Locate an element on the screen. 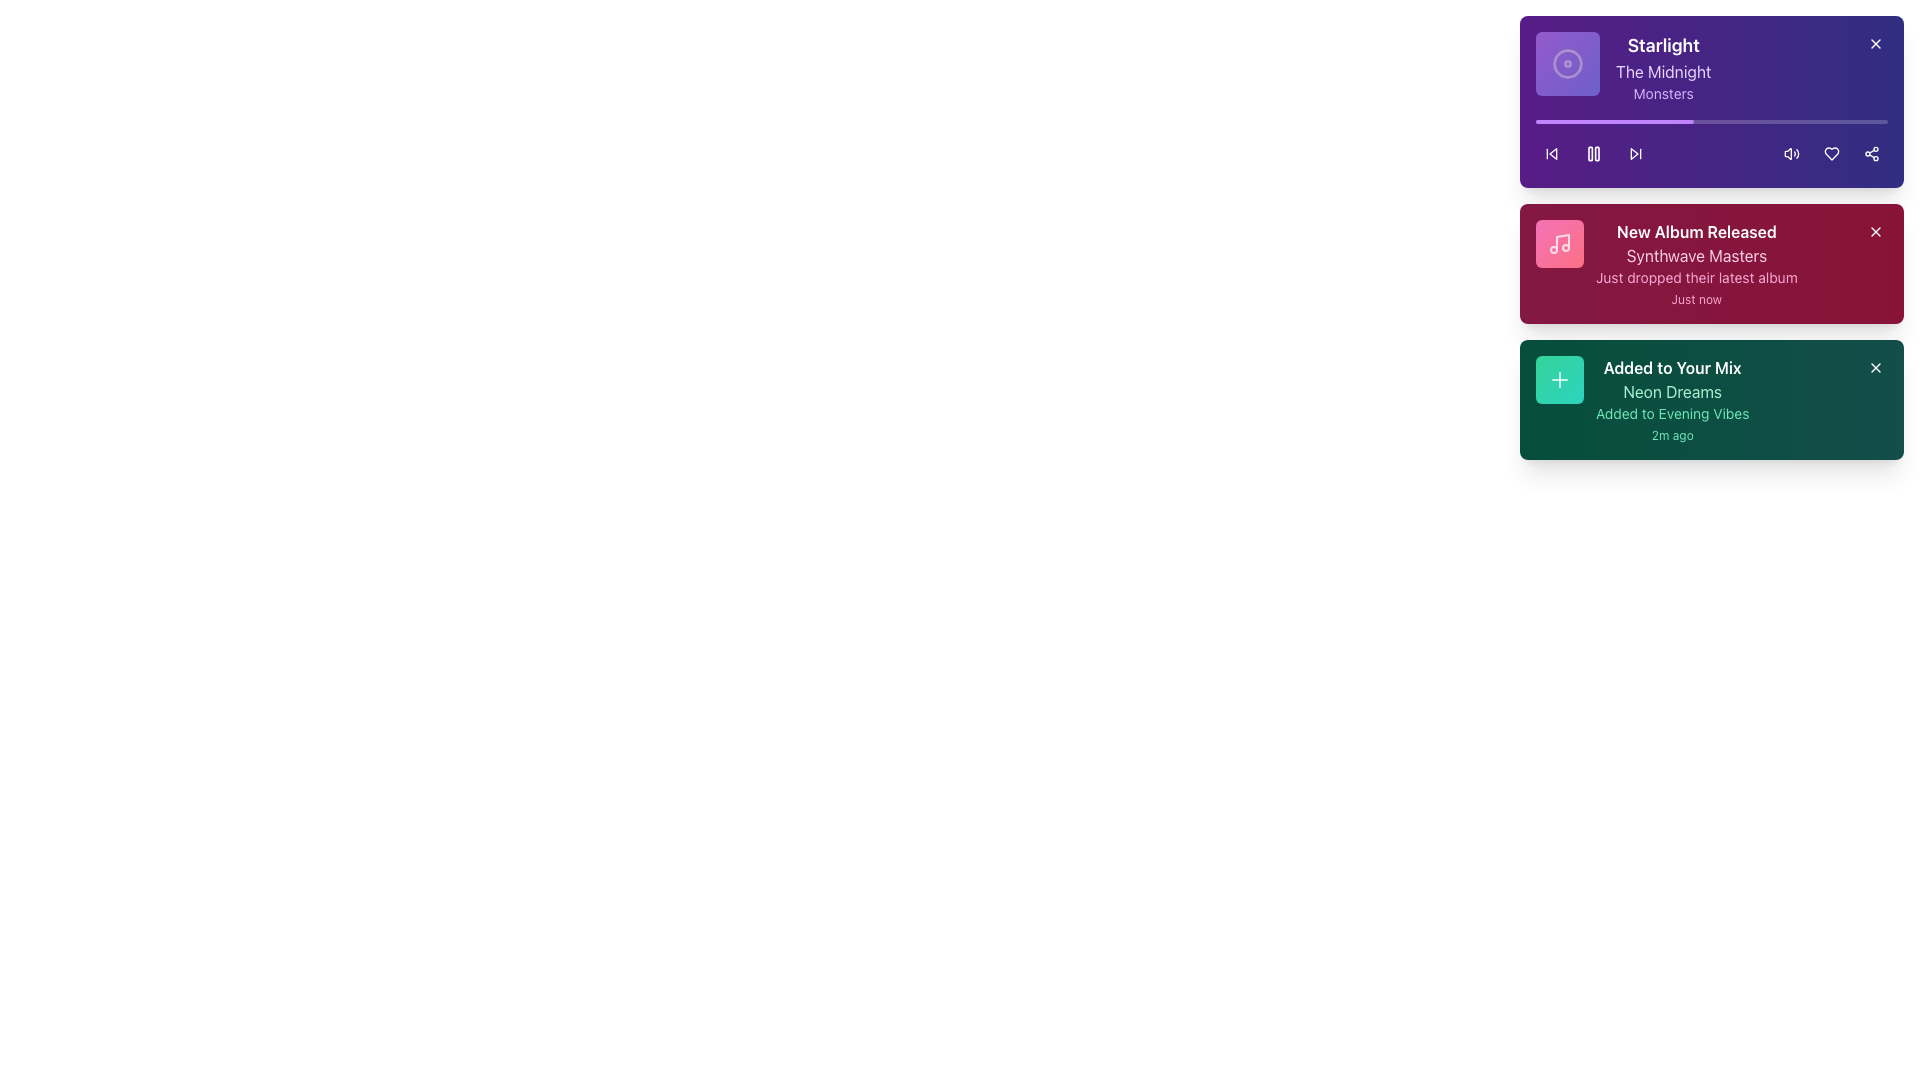 The width and height of the screenshot is (1920, 1080). the text label displaying 'Neon Dreams' in light green color, which is positioned within the green notification card, located beneath 'Added to Your Mix' and above 'Added to Evening Vibes' is located at coordinates (1672, 392).